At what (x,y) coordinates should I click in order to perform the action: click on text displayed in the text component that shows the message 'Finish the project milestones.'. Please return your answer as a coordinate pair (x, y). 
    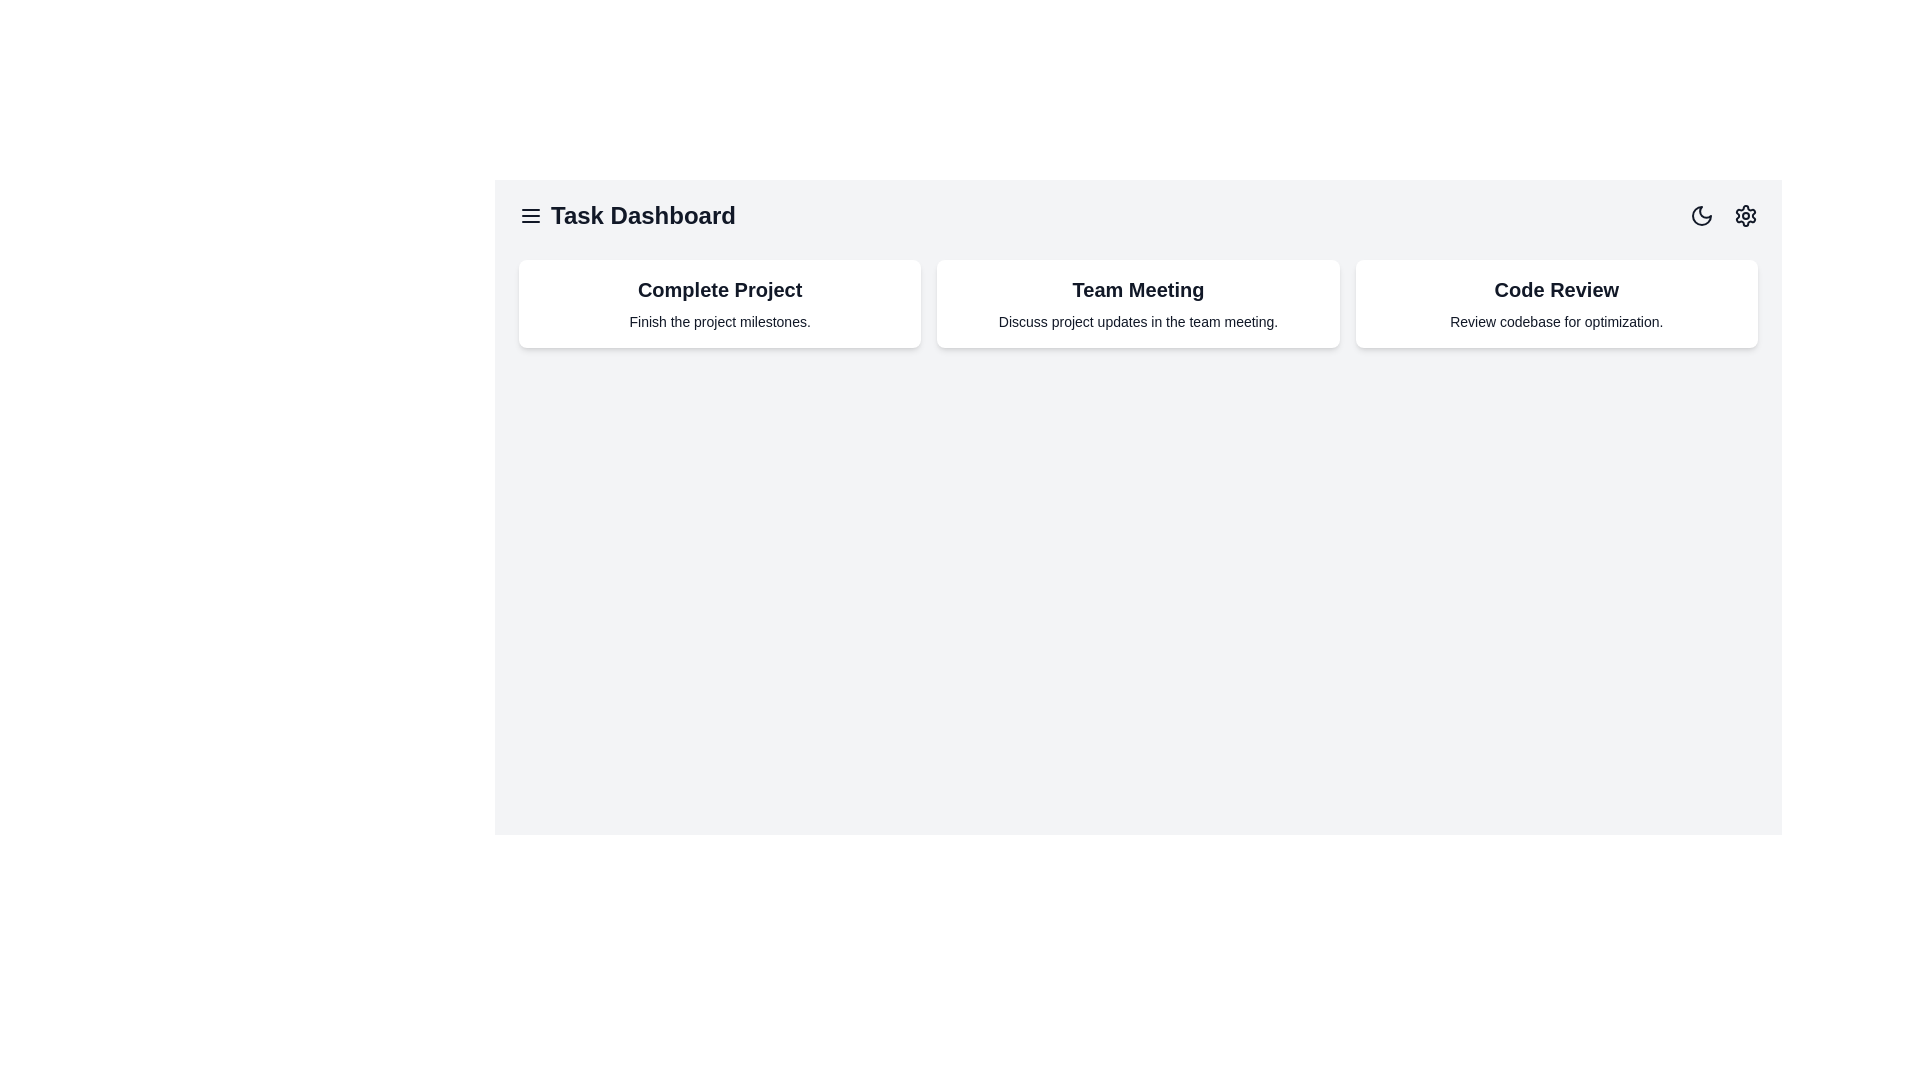
    Looking at the image, I should click on (720, 320).